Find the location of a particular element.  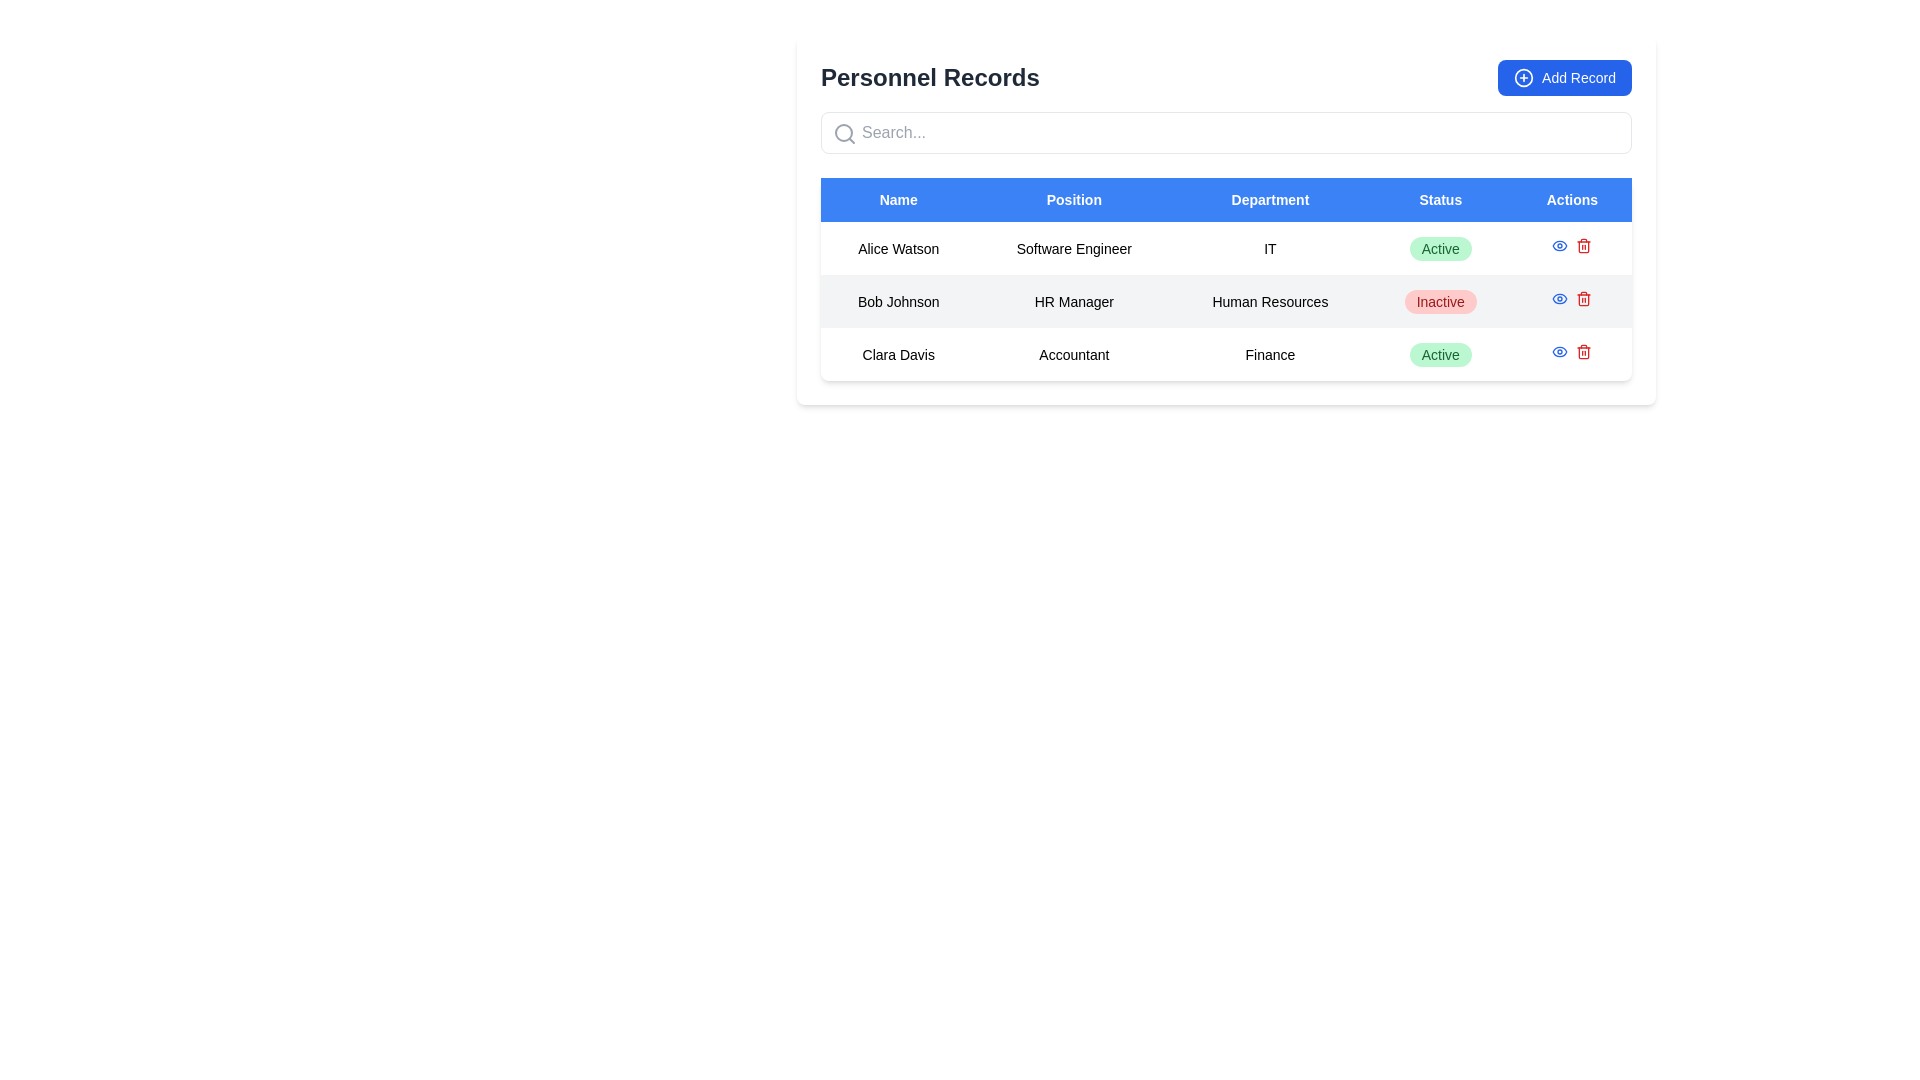

the blue eye icon button in the 'Actions' column of the data table corresponding to the 'IT' department is located at coordinates (1559, 245).